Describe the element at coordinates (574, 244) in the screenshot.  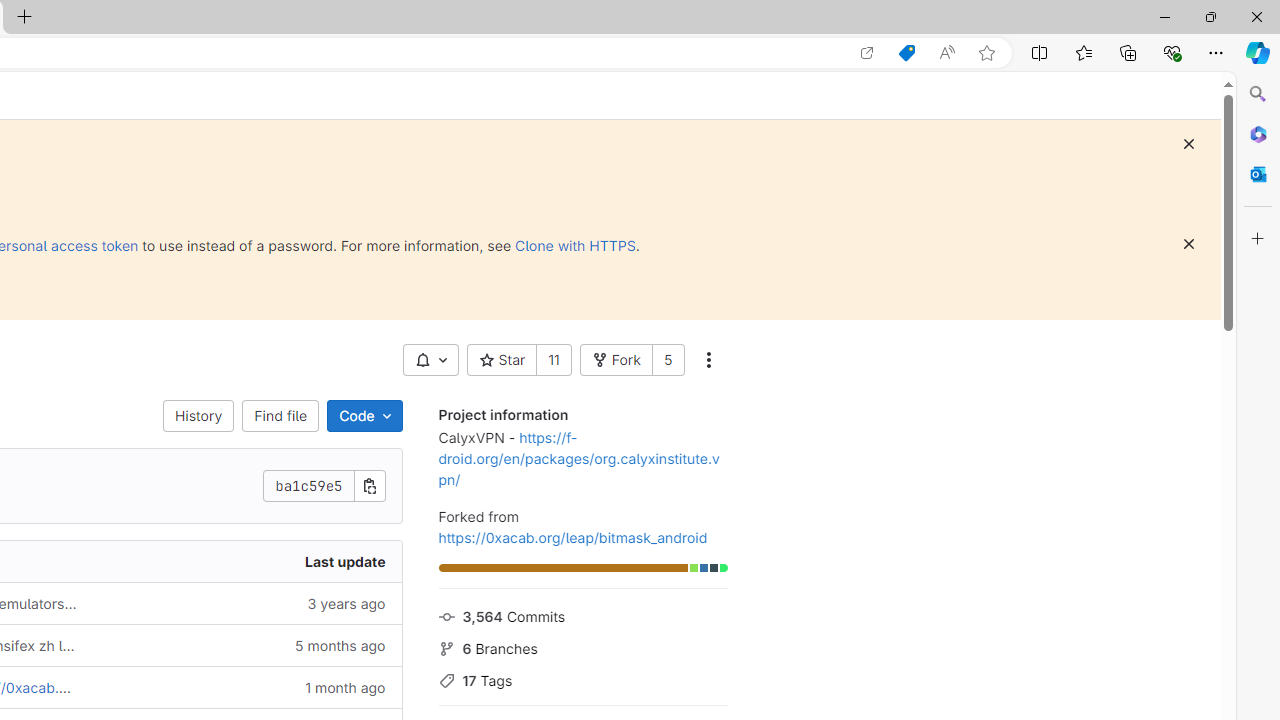
I see `'Clone with HTTPS'` at that location.